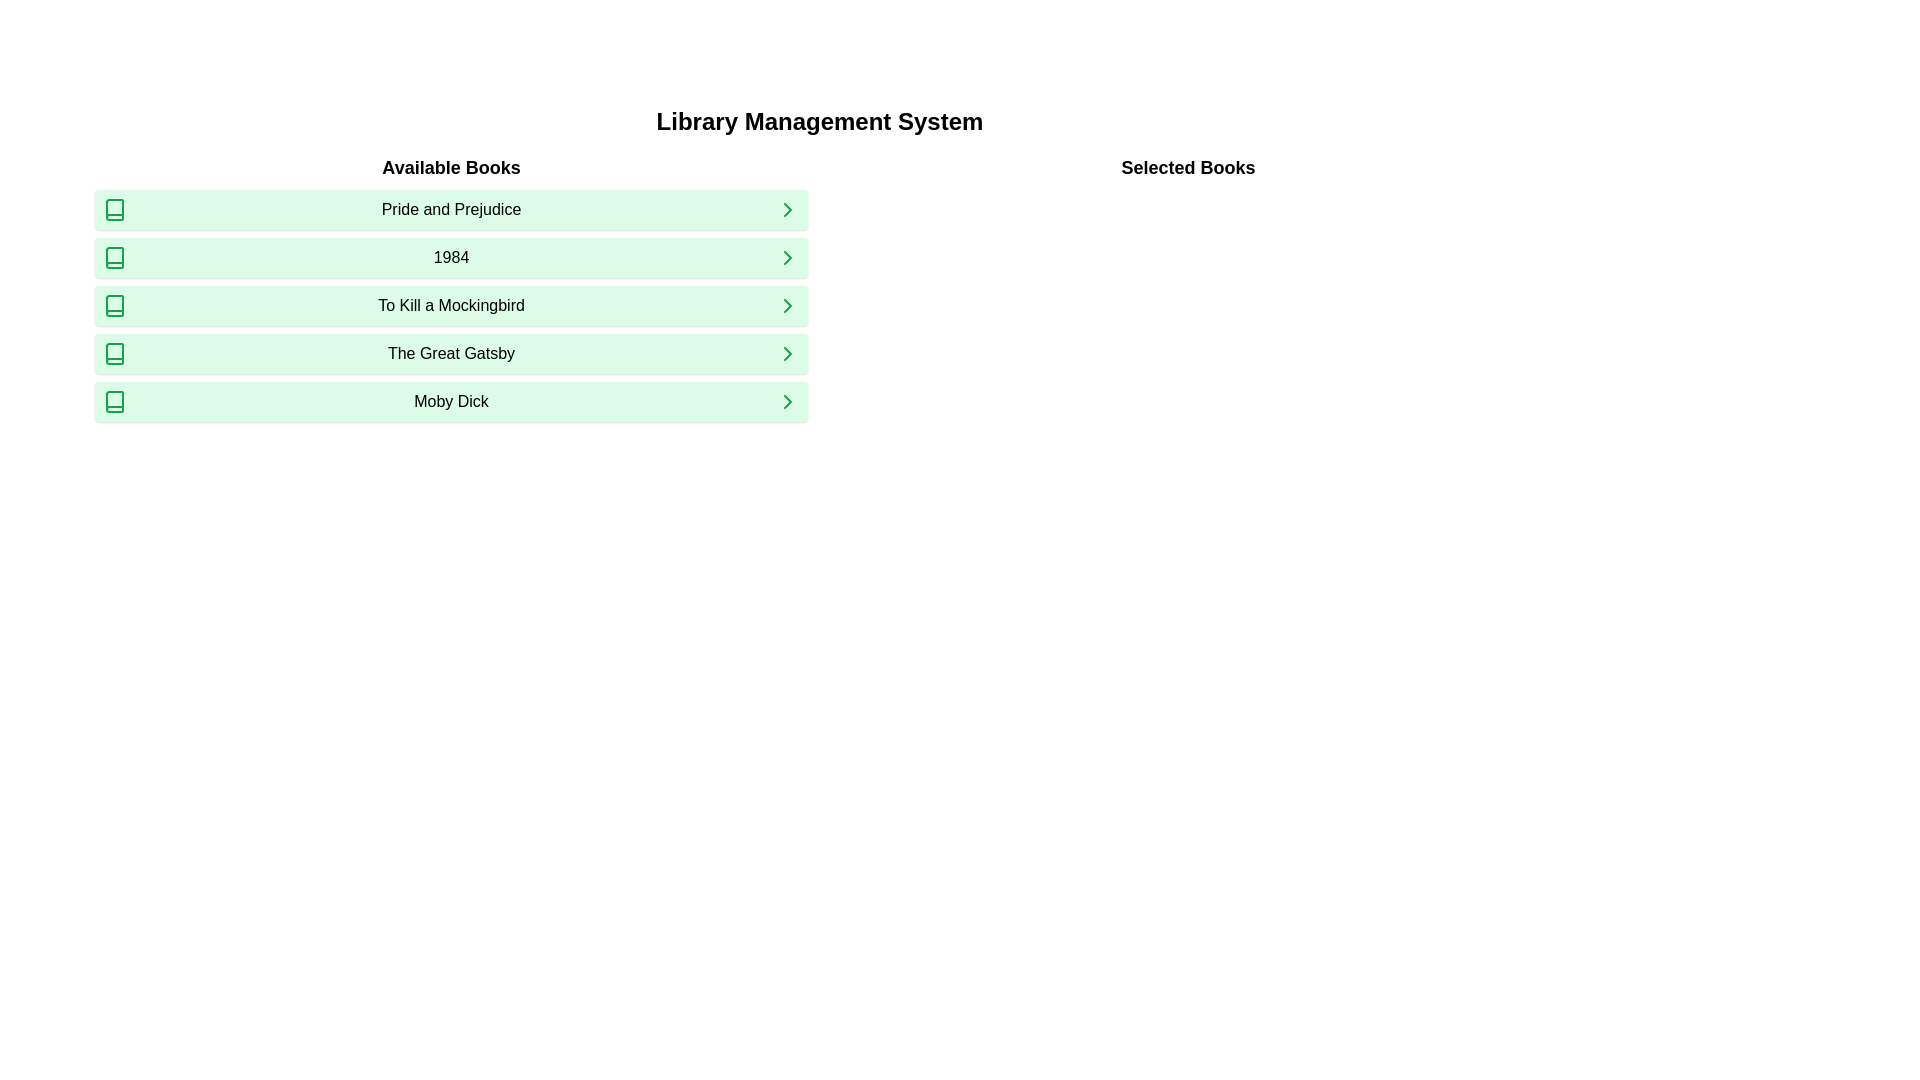 The height and width of the screenshot is (1080, 1920). Describe the element at coordinates (786, 257) in the screenshot. I see `the icon that indicates the '1984' book entry to trigger the hover effect` at that location.